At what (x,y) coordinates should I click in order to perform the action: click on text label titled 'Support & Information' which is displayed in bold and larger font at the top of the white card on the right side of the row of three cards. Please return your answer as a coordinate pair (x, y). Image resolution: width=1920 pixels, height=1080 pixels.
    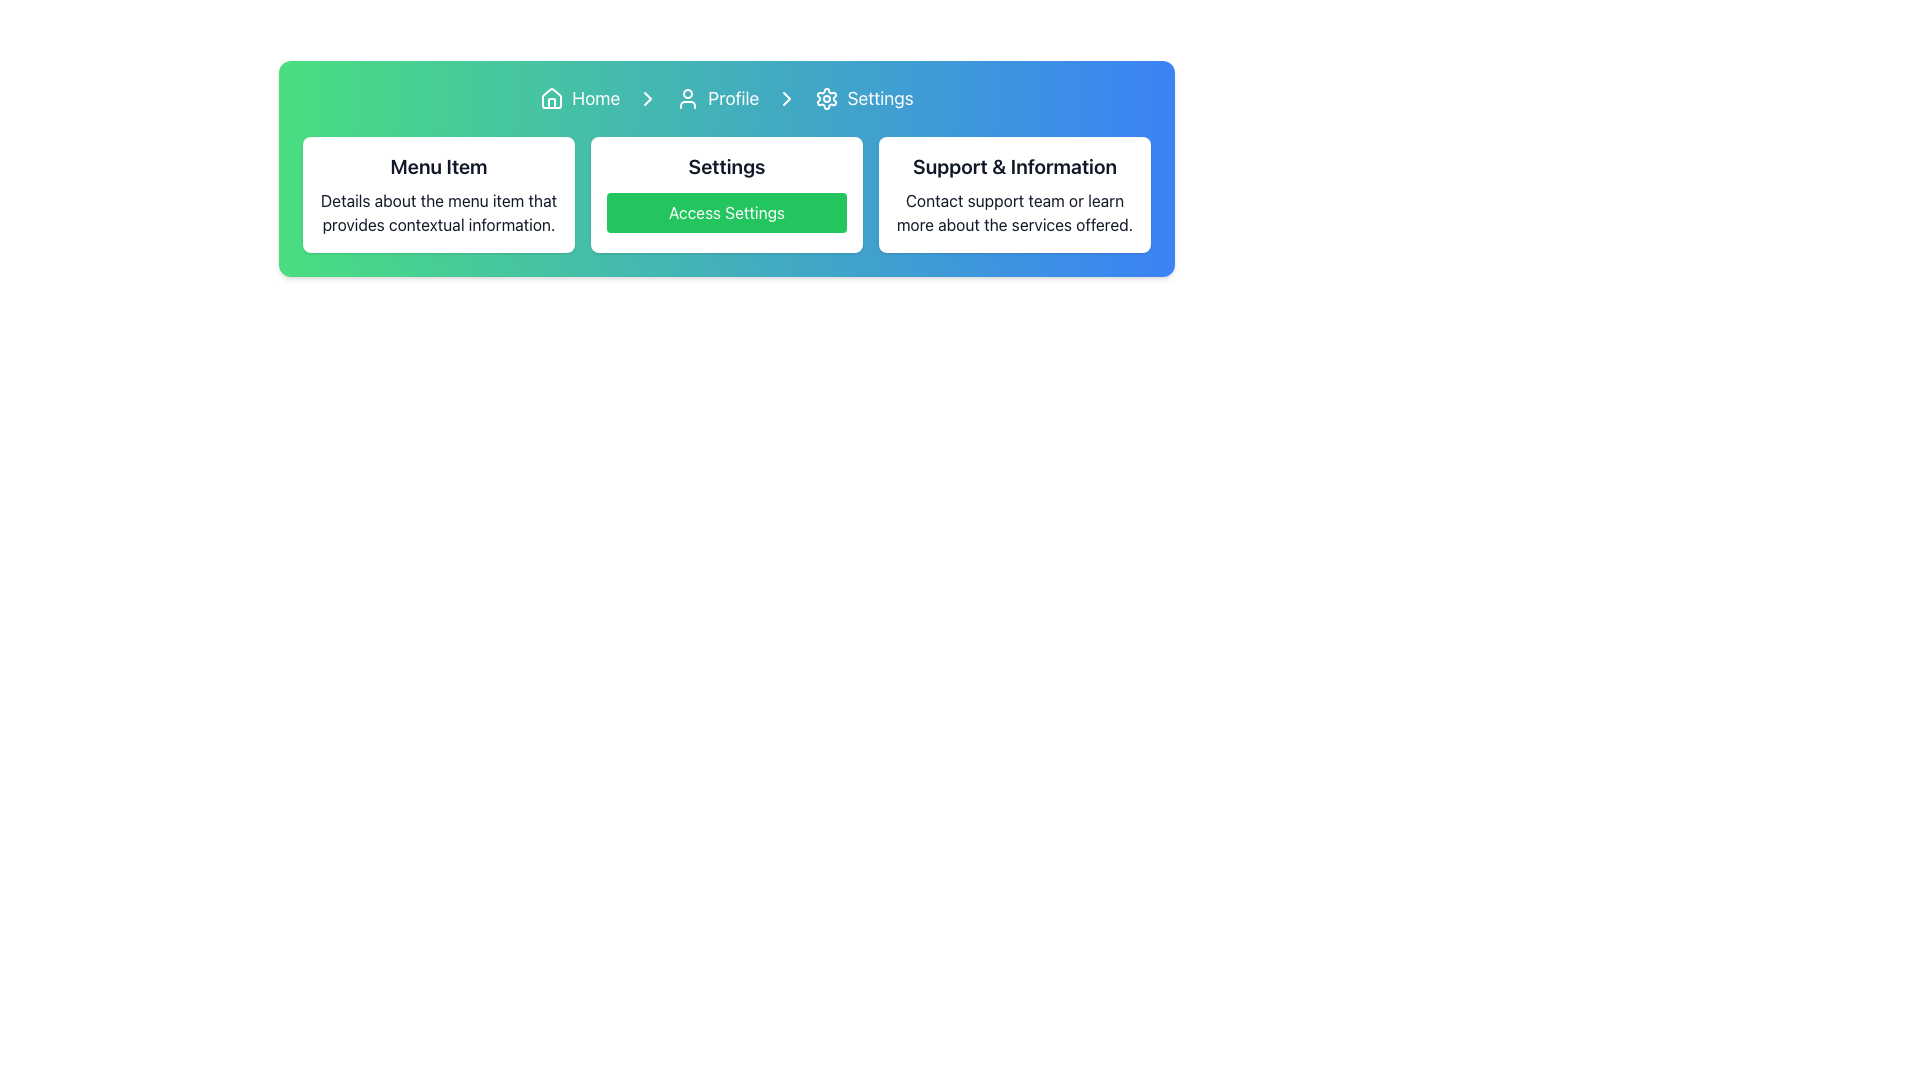
    Looking at the image, I should click on (1014, 165).